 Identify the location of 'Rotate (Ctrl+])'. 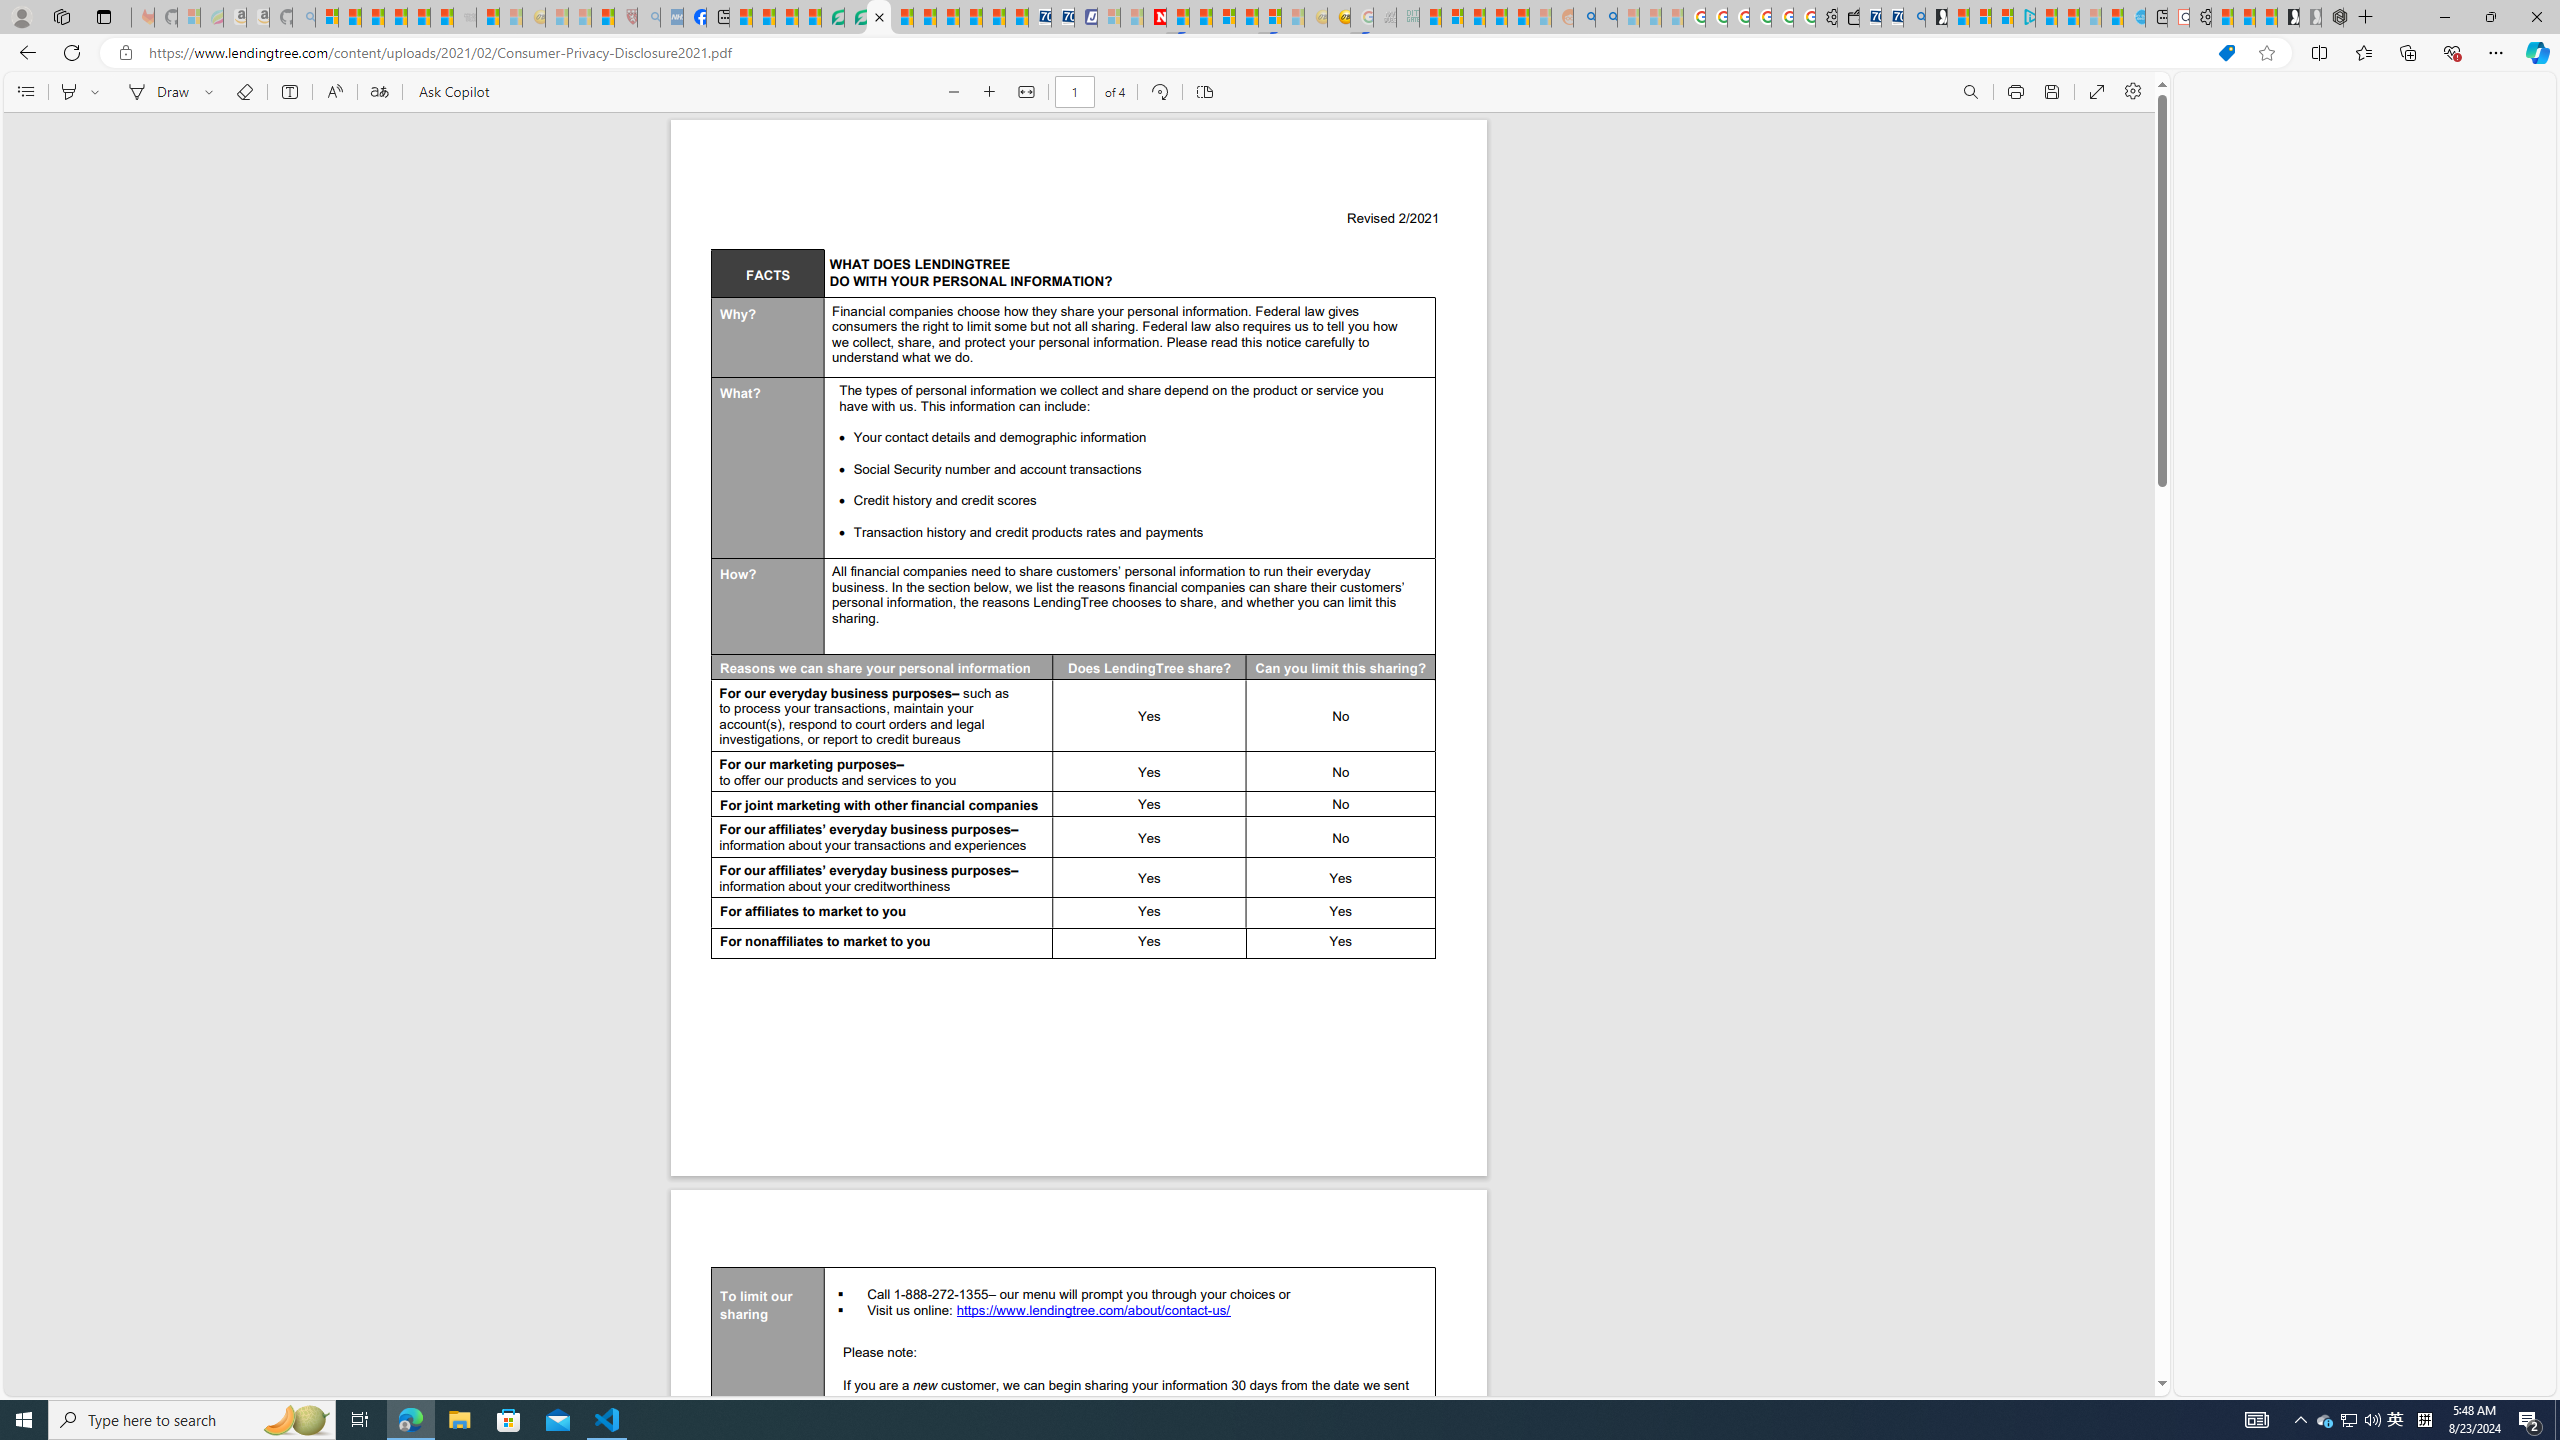
(1159, 91).